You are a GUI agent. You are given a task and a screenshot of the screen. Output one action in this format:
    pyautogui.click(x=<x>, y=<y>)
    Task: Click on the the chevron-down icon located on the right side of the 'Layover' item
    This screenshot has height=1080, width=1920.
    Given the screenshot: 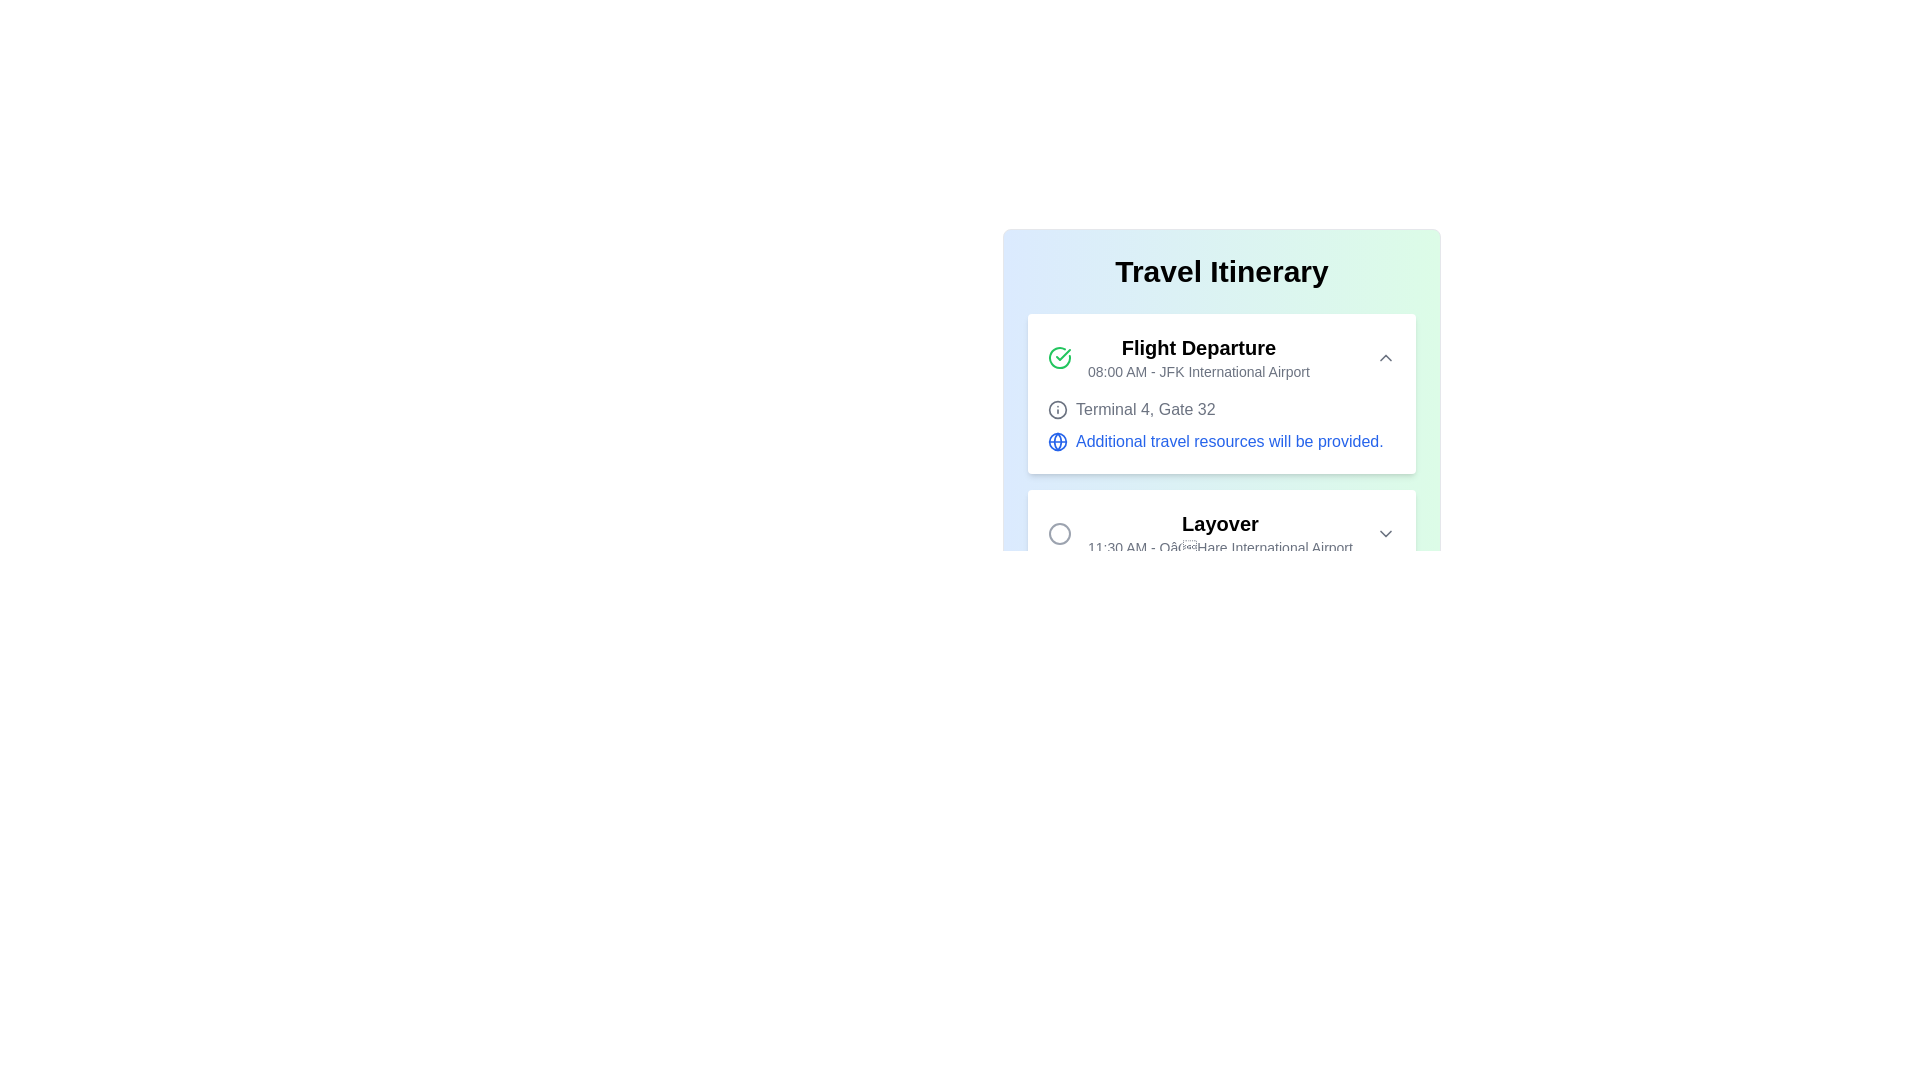 What is the action you would take?
    pyautogui.click(x=1385, y=532)
    